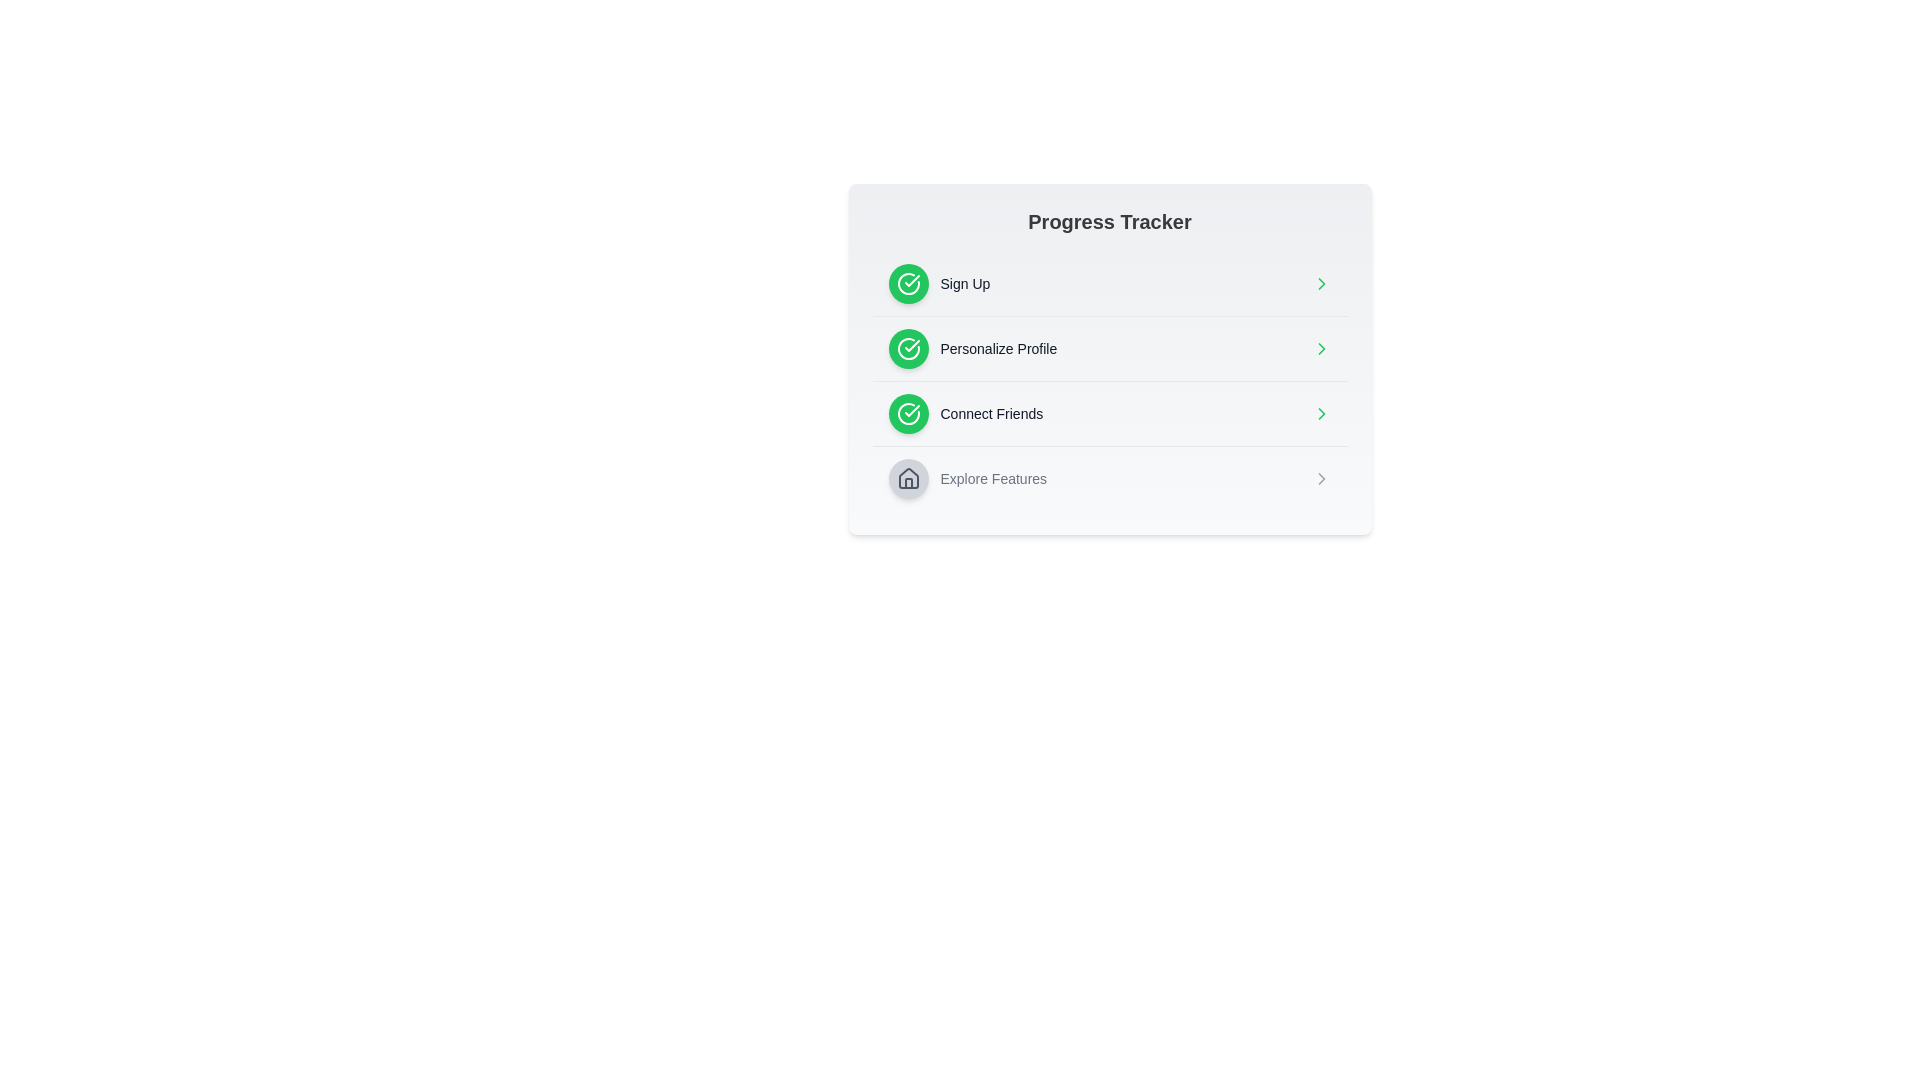 The height and width of the screenshot is (1080, 1920). What do you see at coordinates (911, 281) in the screenshot?
I see `the status indicator icon that shows the completion of the 'Personalize Profile' step in the progress tracker` at bounding box center [911, 281].